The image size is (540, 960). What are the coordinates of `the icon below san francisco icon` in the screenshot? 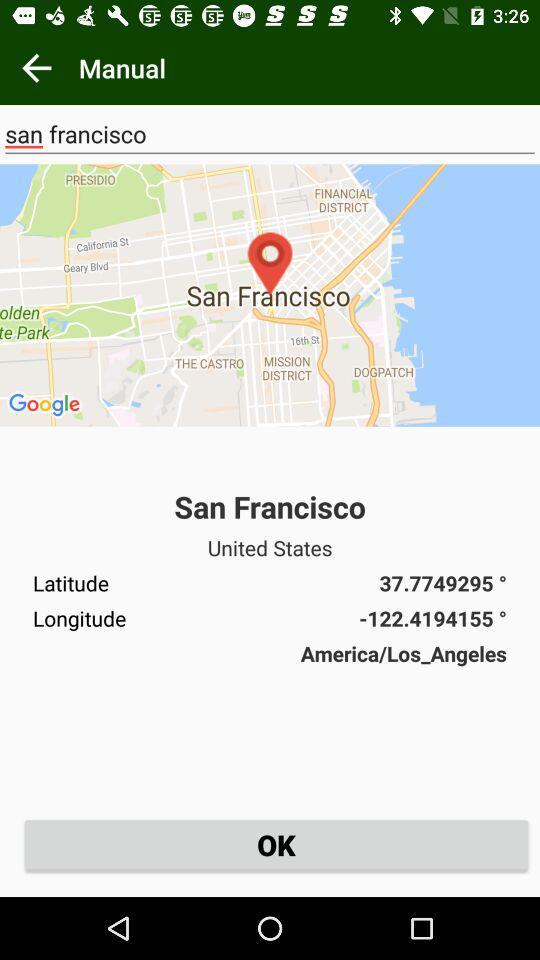 It's located at (270, 294).